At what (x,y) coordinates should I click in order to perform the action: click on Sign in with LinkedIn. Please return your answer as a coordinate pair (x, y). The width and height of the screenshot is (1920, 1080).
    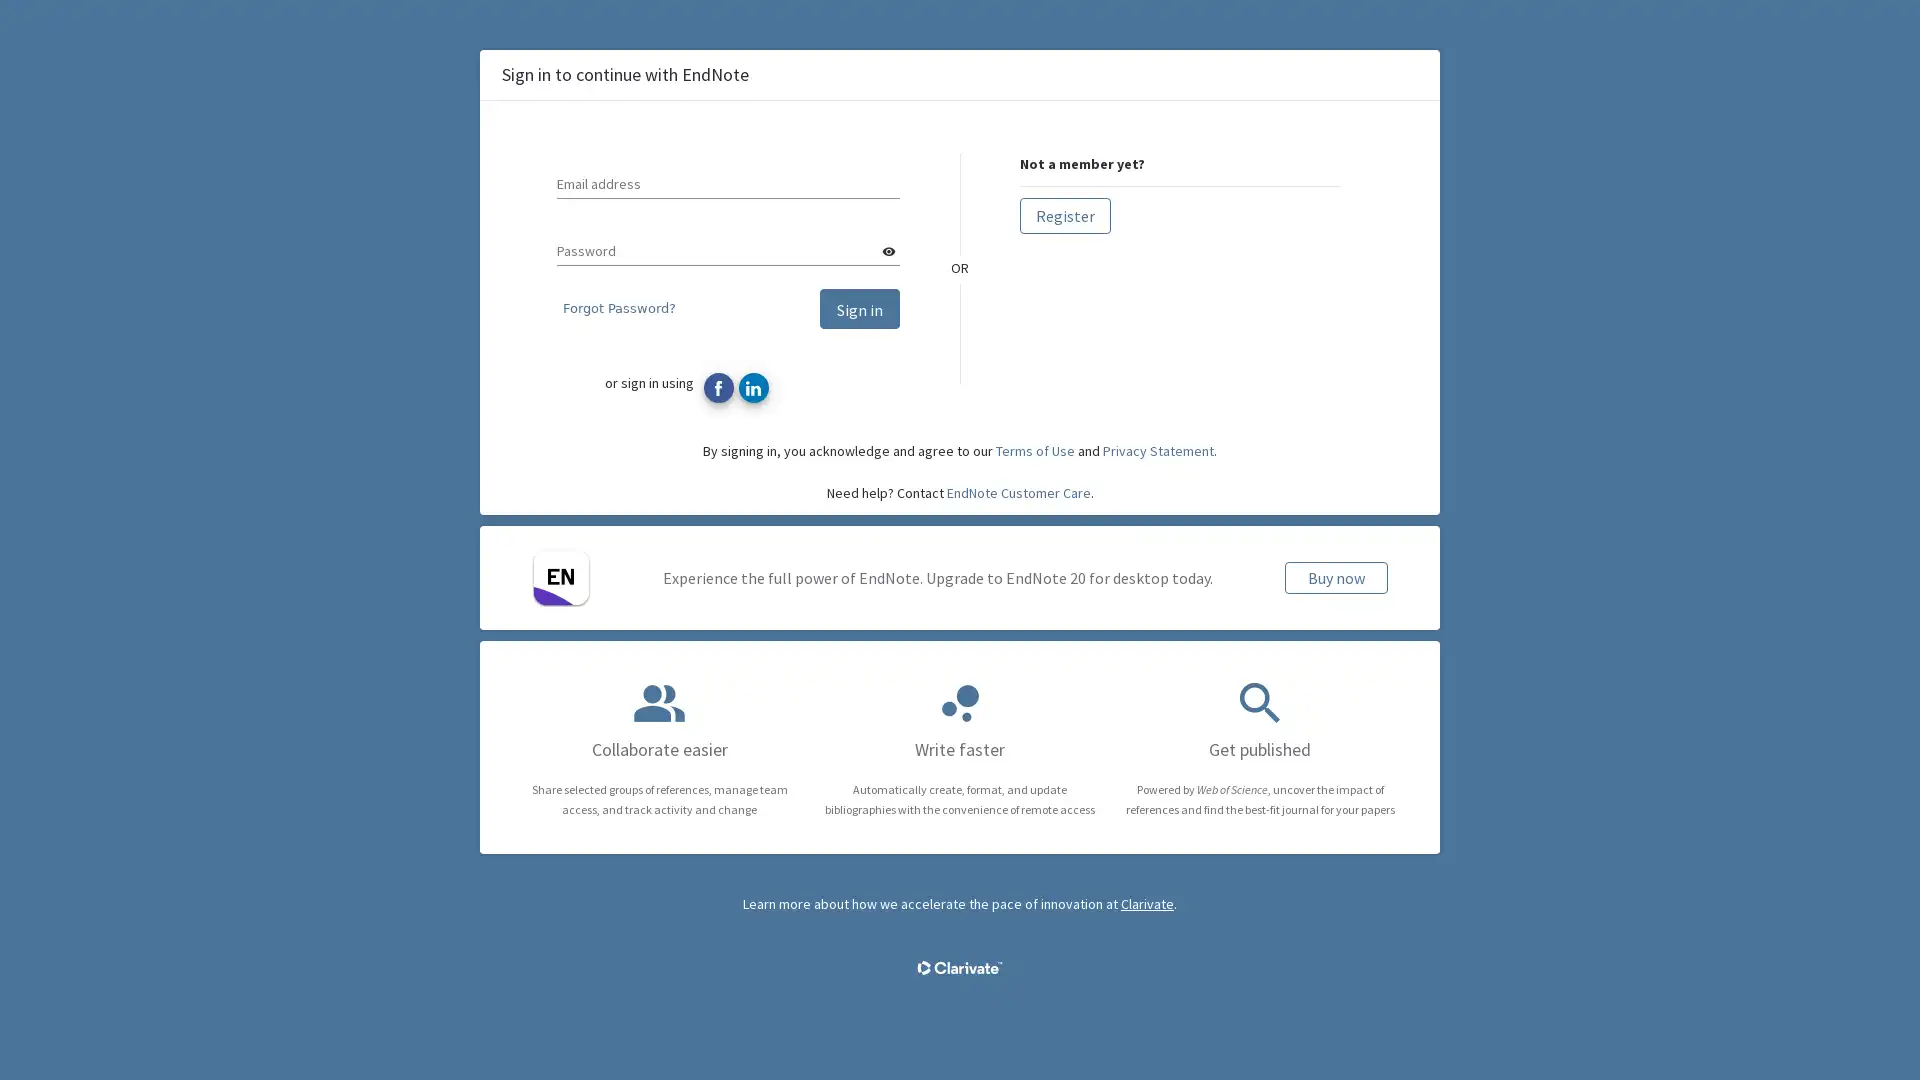
    Looking at the image, I should click on (752, 386).